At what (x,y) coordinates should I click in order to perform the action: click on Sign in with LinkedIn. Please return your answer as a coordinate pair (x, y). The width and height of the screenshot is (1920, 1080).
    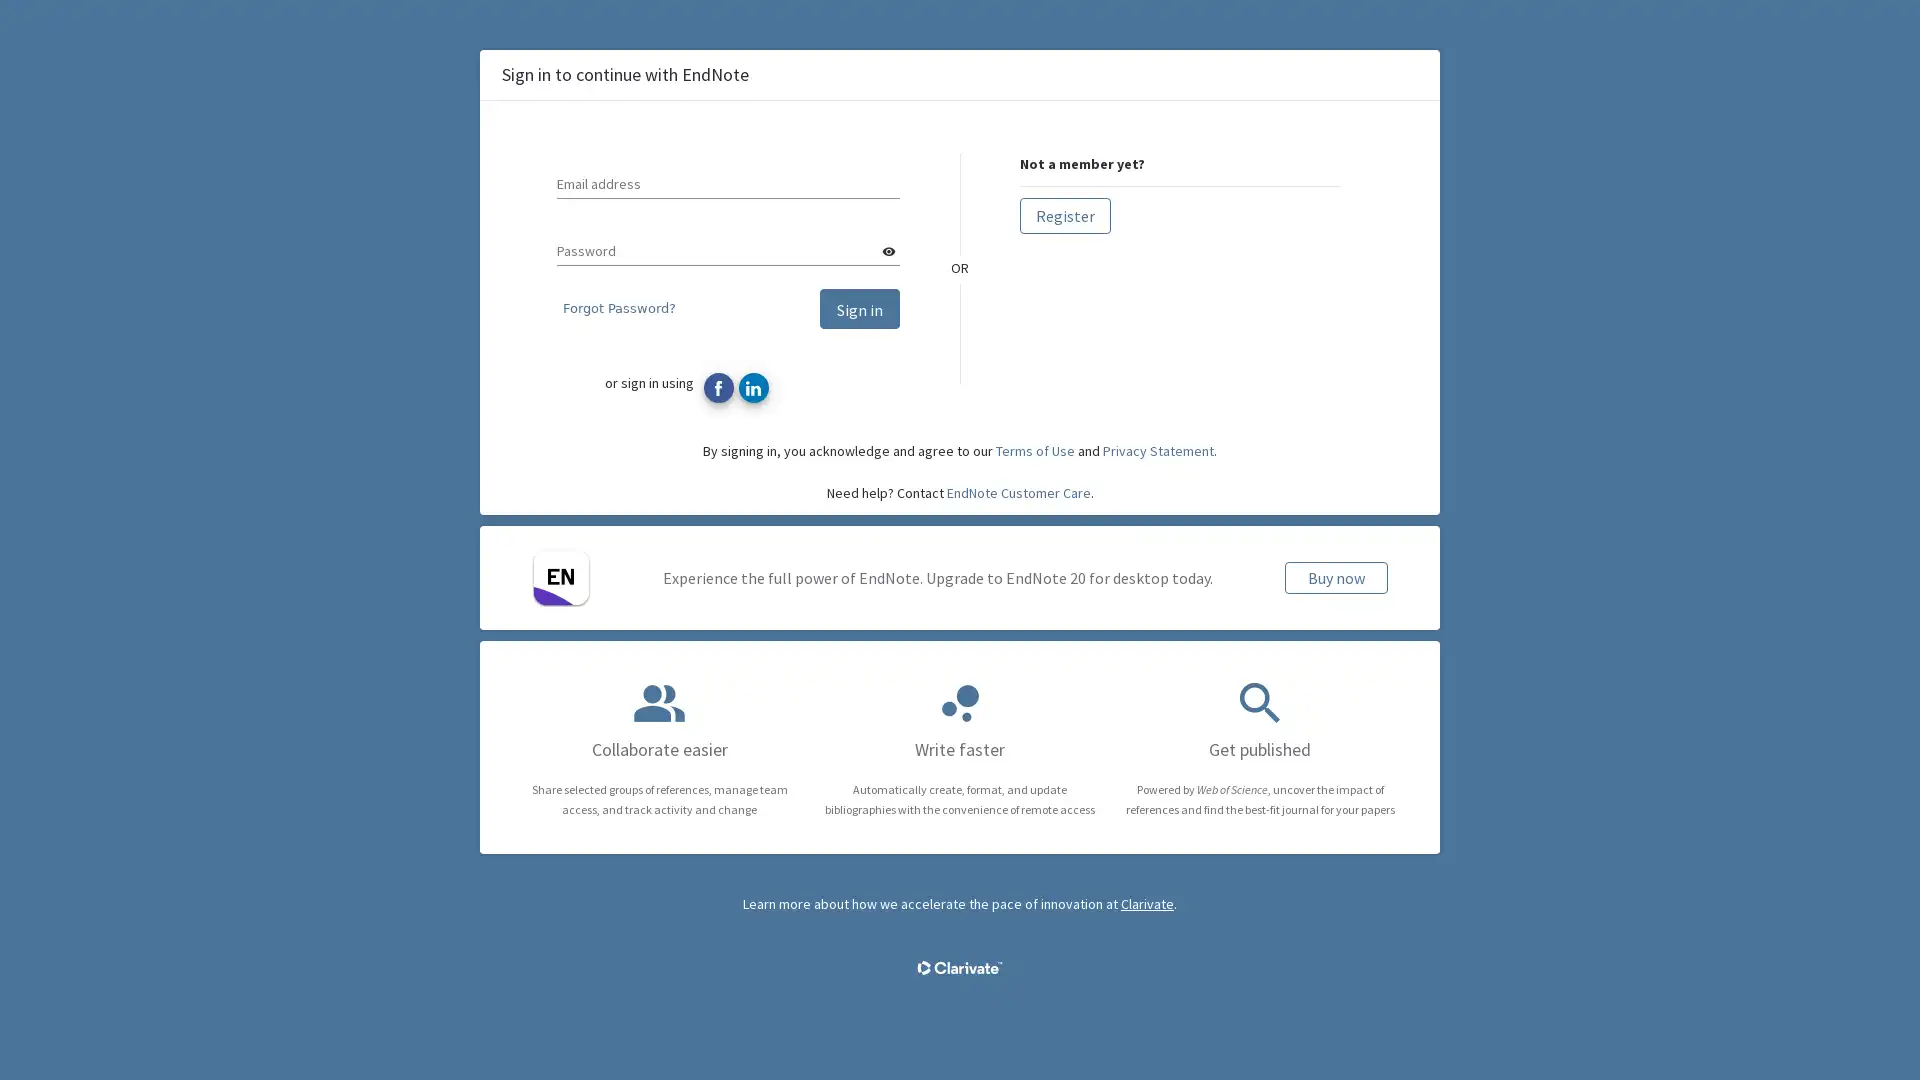
    Looking at the image, I should click on (752, 386).